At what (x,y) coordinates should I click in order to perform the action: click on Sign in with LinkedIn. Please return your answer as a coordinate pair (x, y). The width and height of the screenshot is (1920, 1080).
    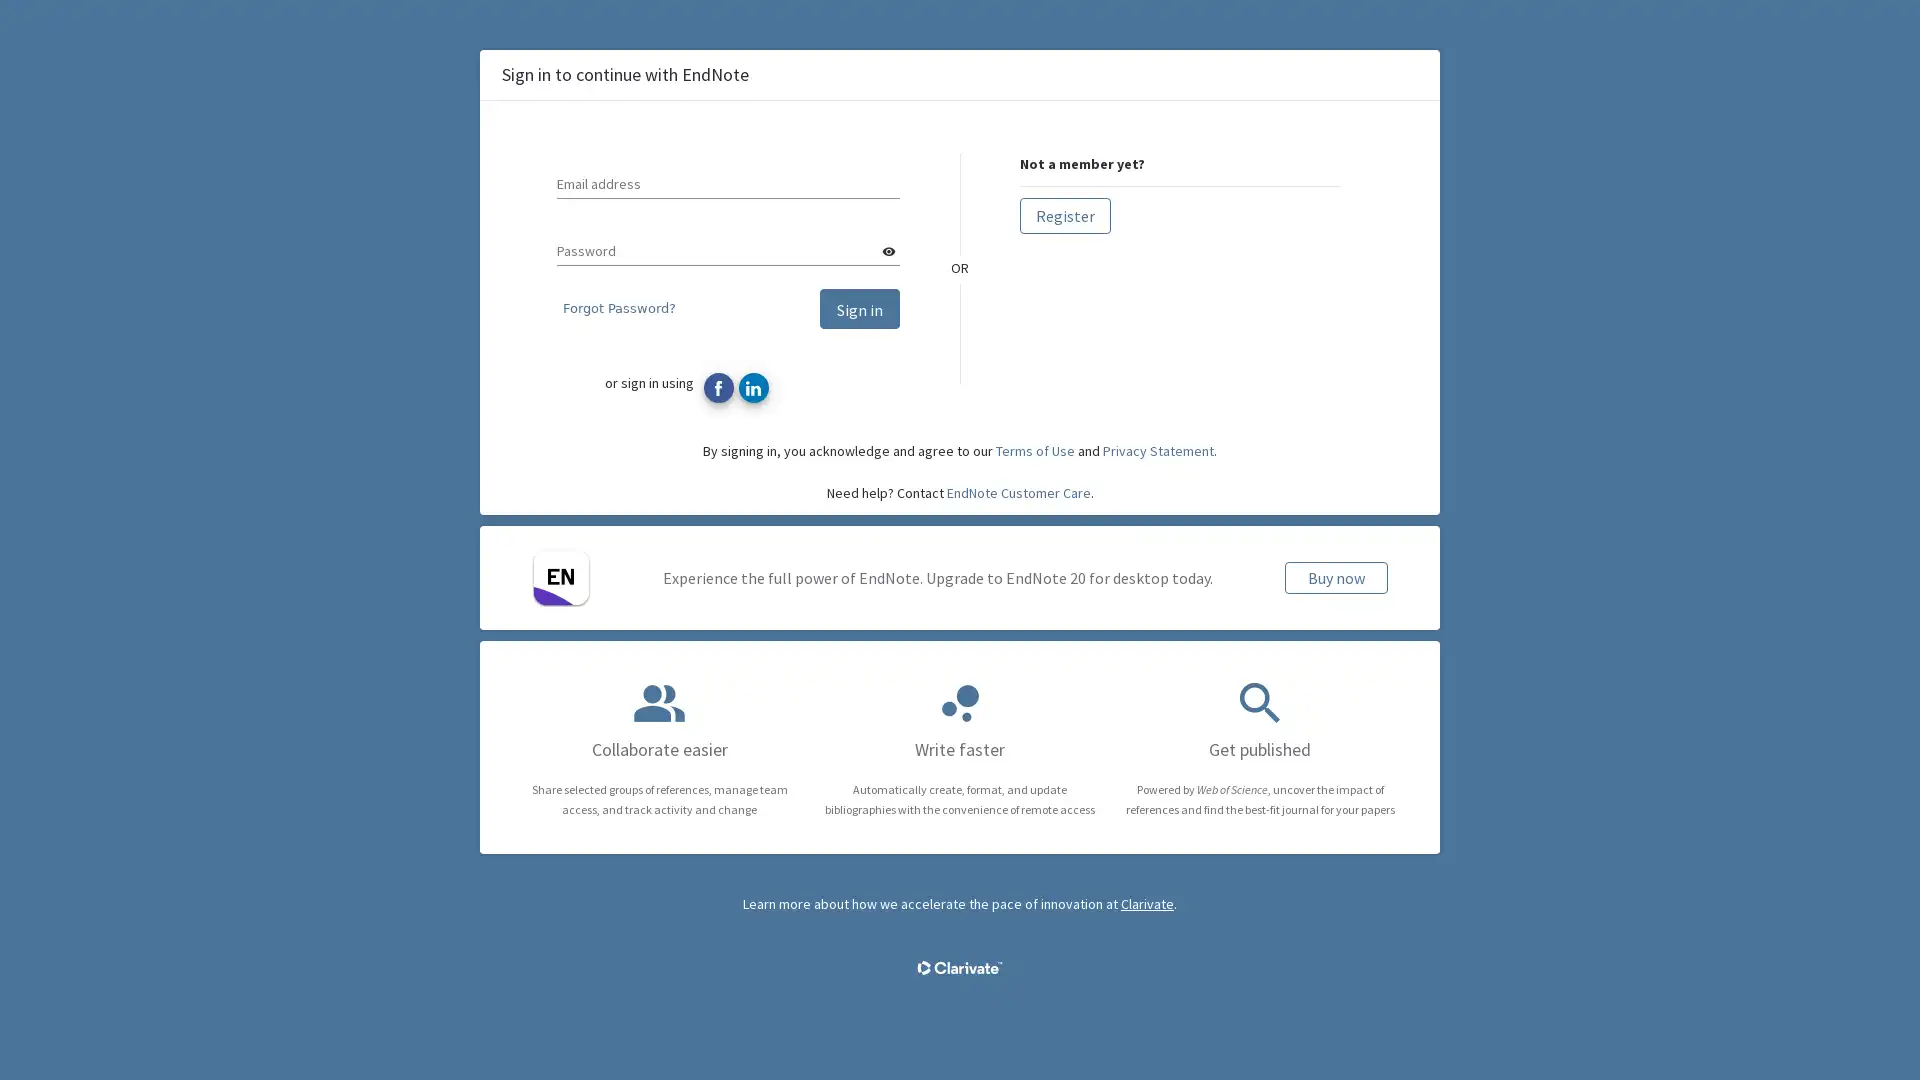
    Looking at the image, I should click on (752, 386).